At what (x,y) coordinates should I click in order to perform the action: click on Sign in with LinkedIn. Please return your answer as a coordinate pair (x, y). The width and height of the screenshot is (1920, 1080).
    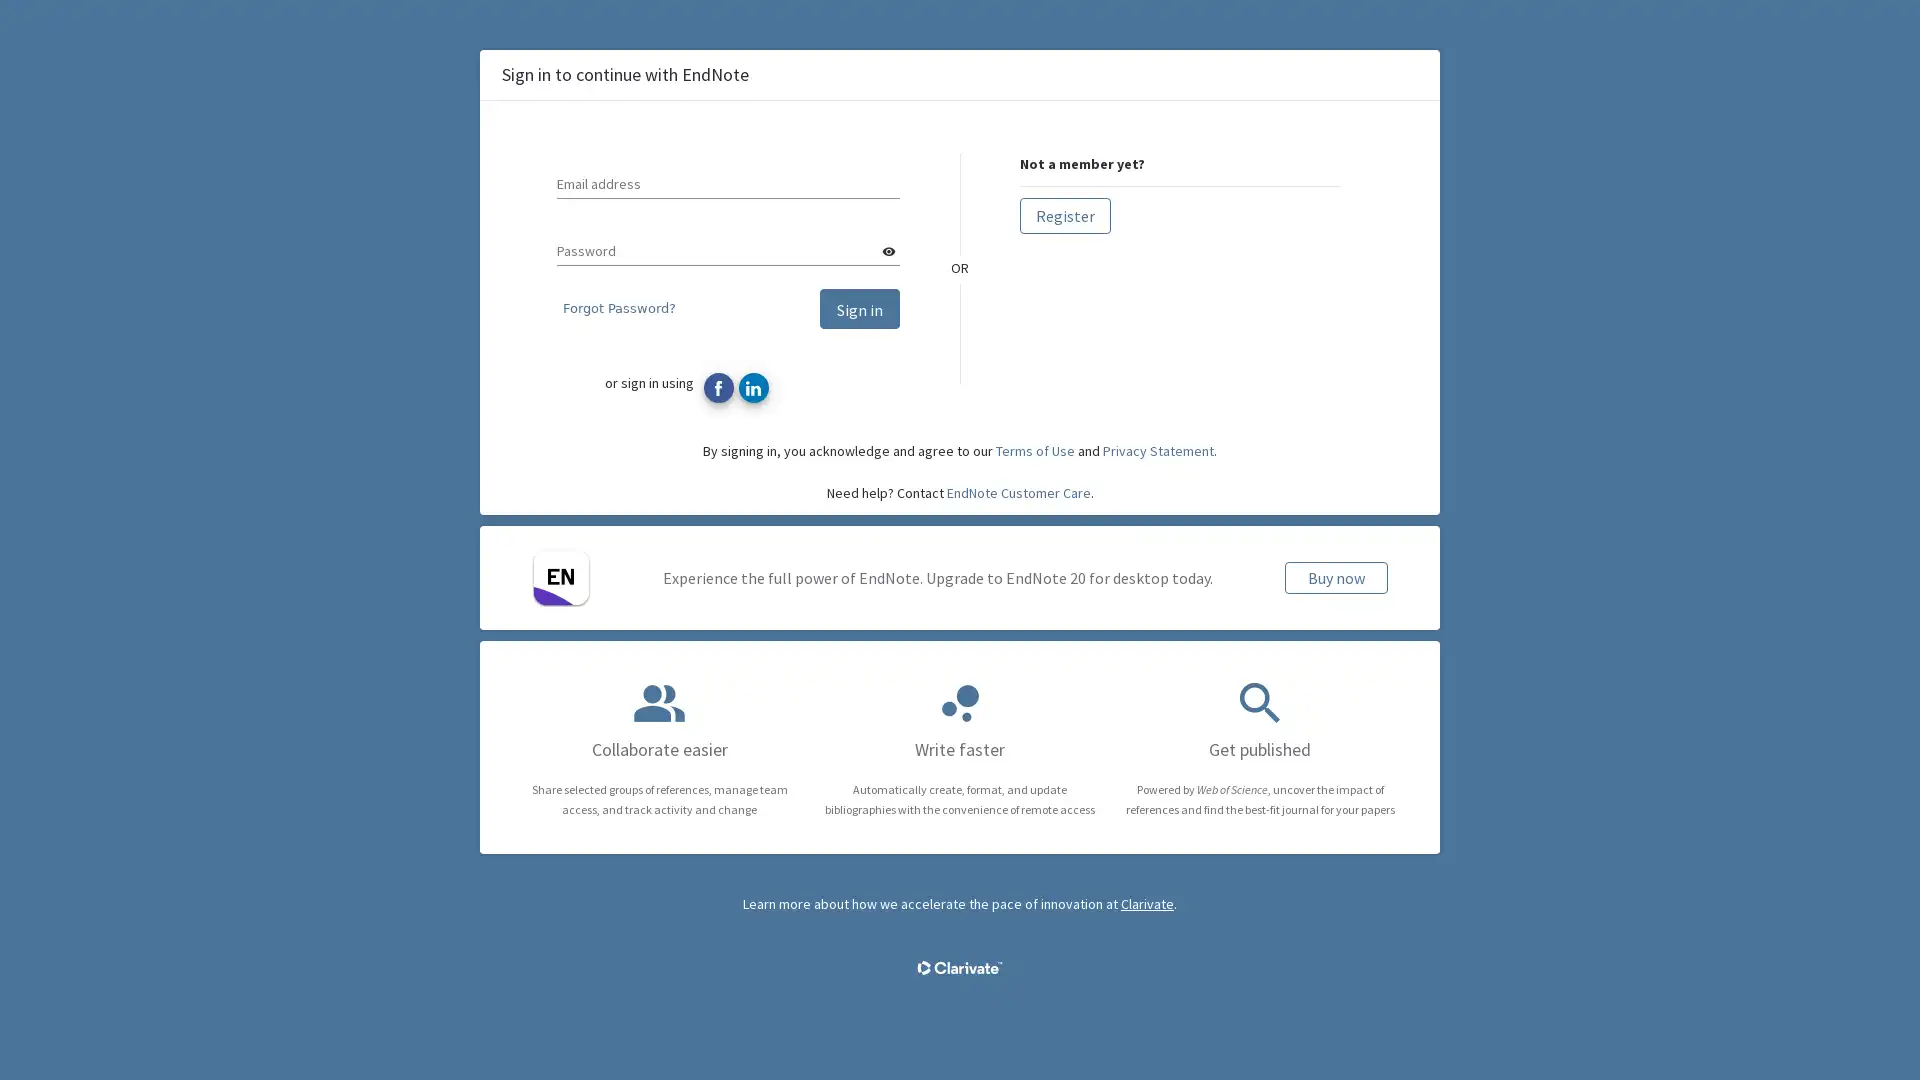
    Looking at the image, I should click on (752, 386).